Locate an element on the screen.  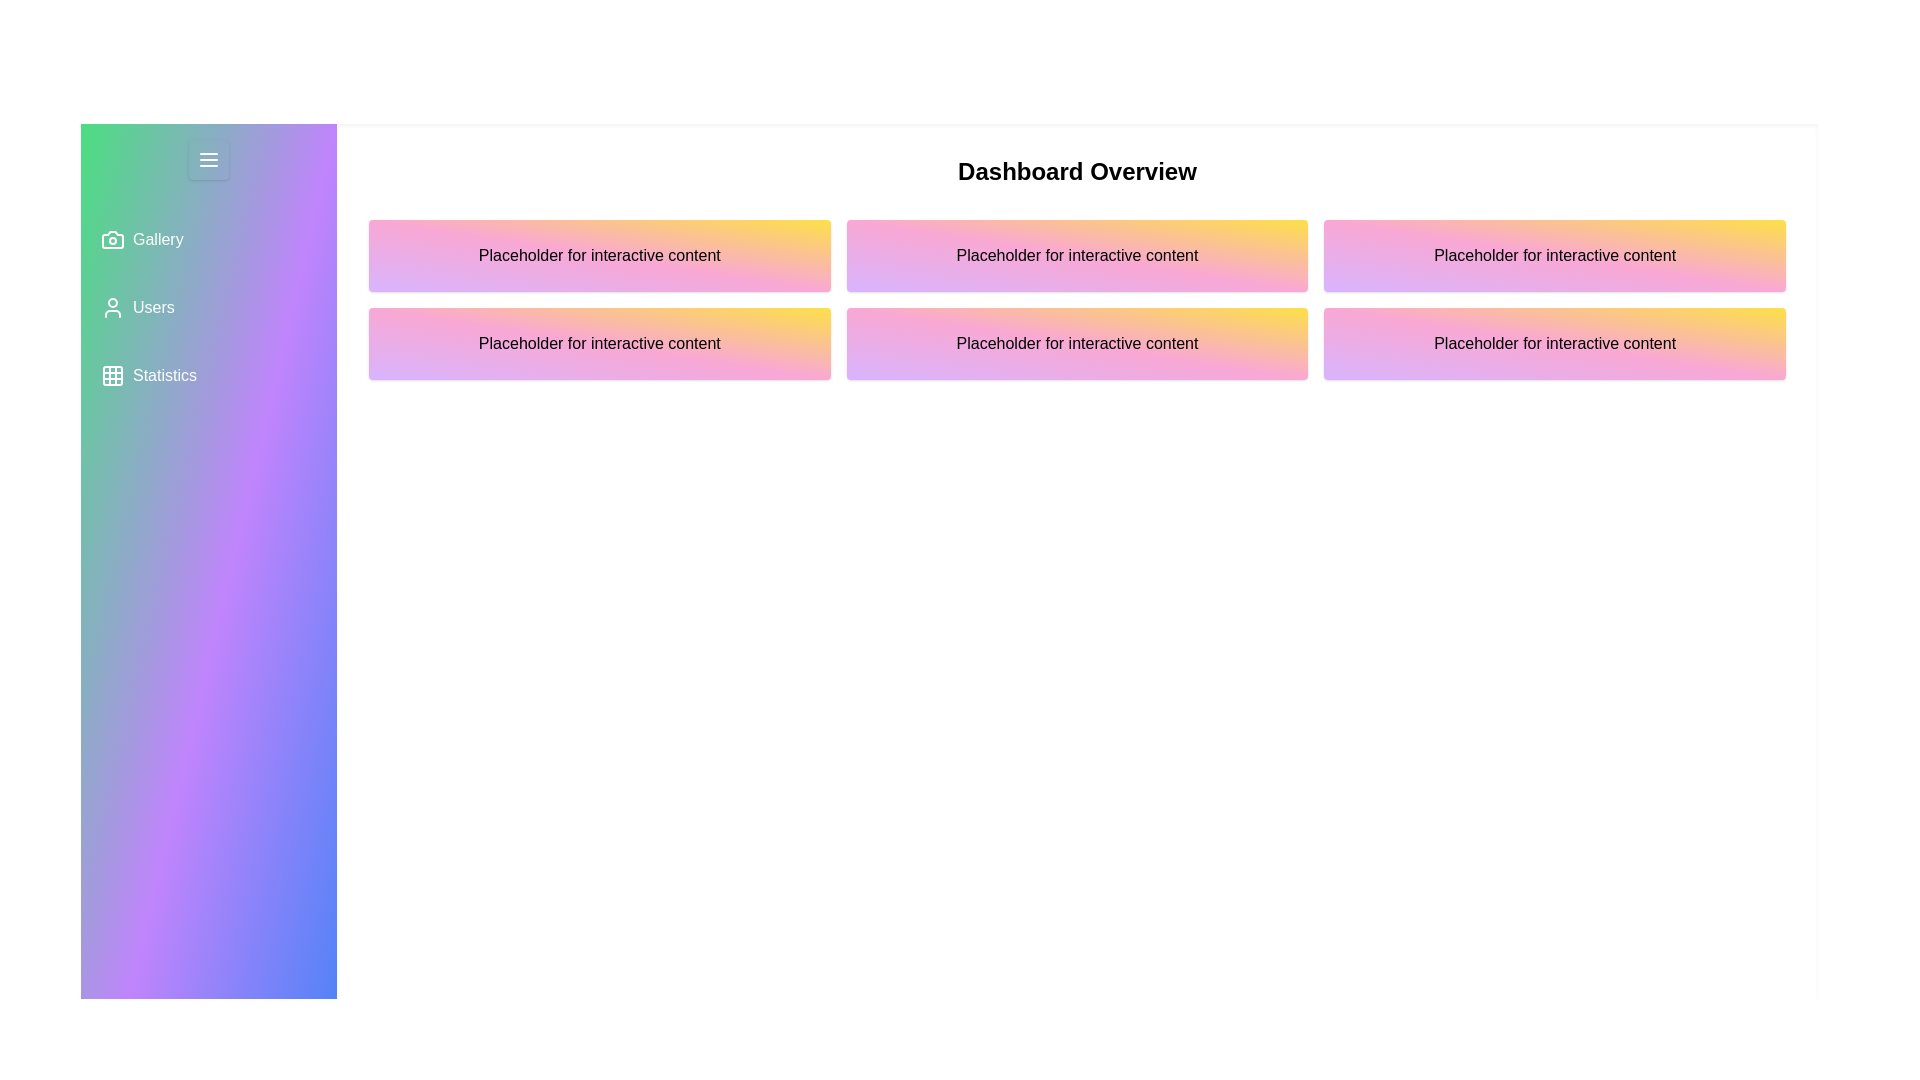
the menu item labeled Statistics to navigate to the corresponding section is located at coordinates (209, 375).